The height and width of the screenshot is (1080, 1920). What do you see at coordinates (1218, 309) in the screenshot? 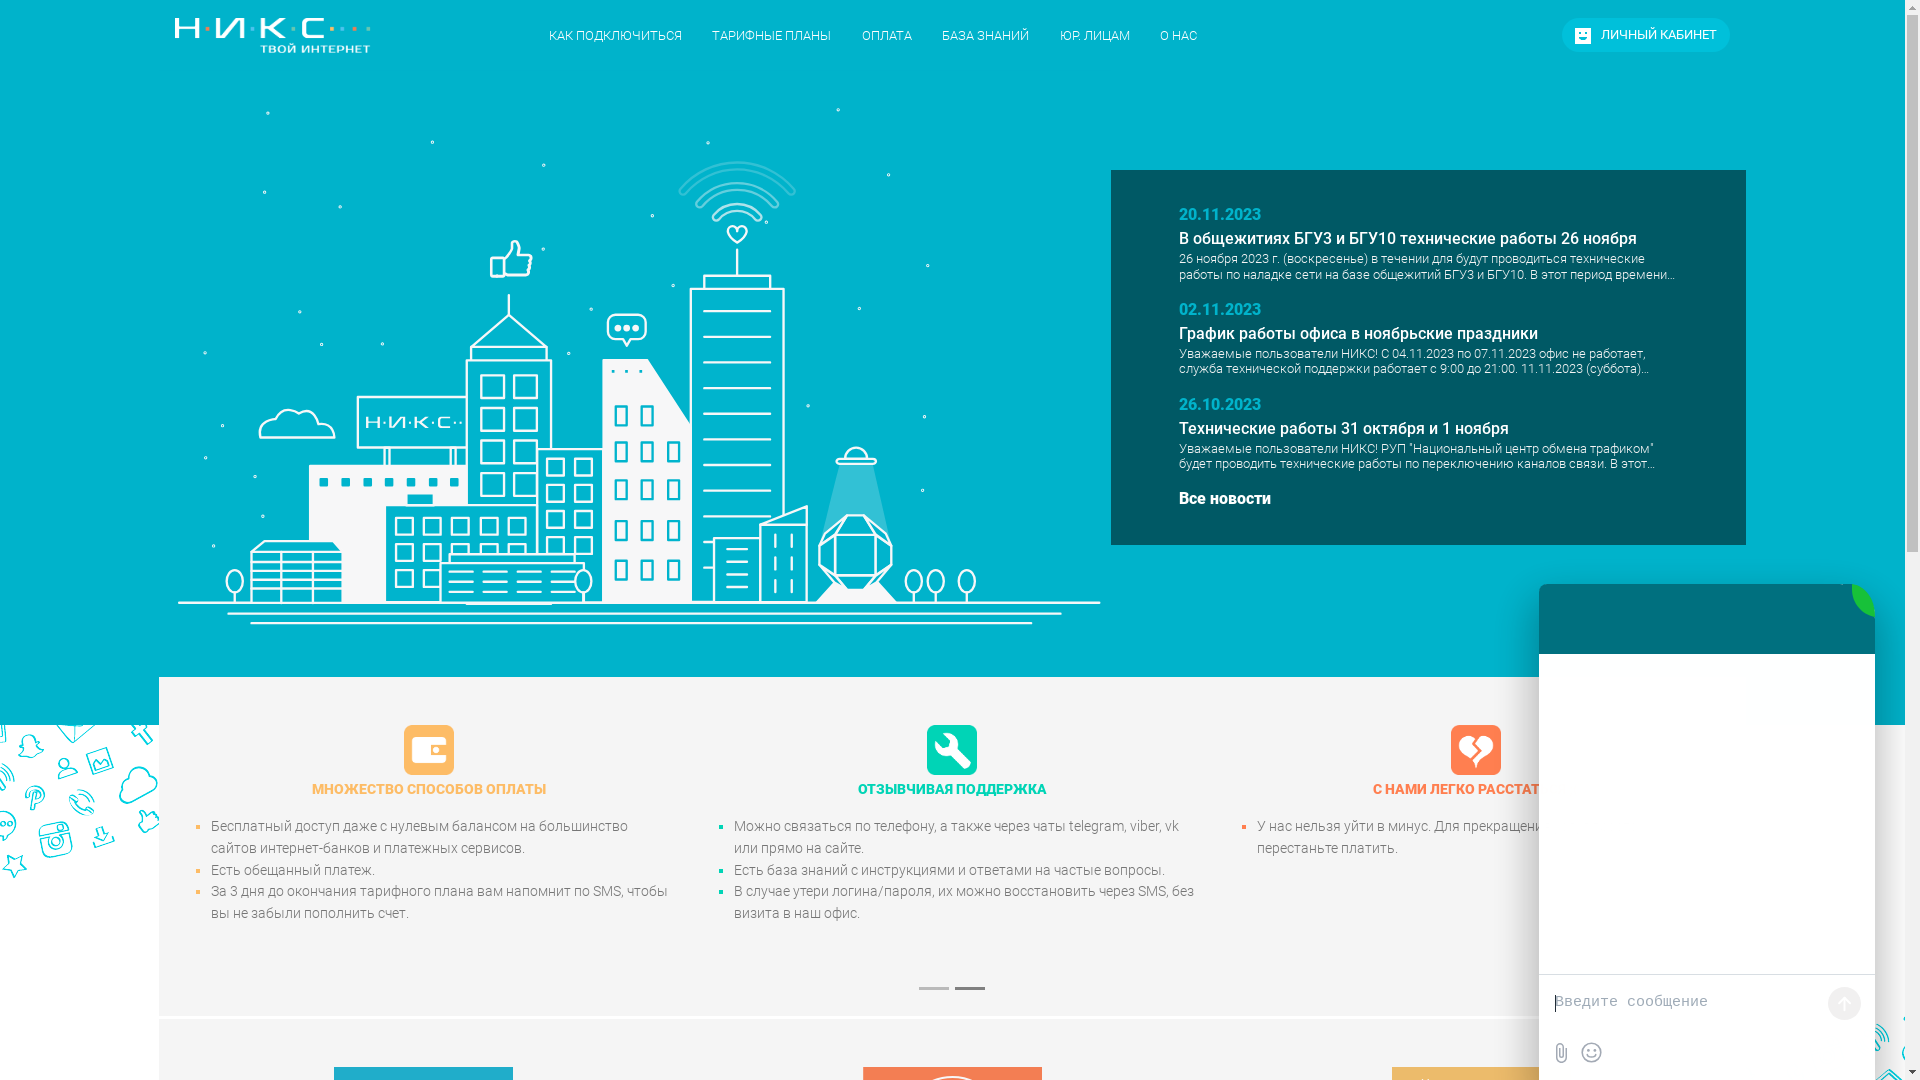
I see `'02.11.2023'` at bounding box center [1218, 309].